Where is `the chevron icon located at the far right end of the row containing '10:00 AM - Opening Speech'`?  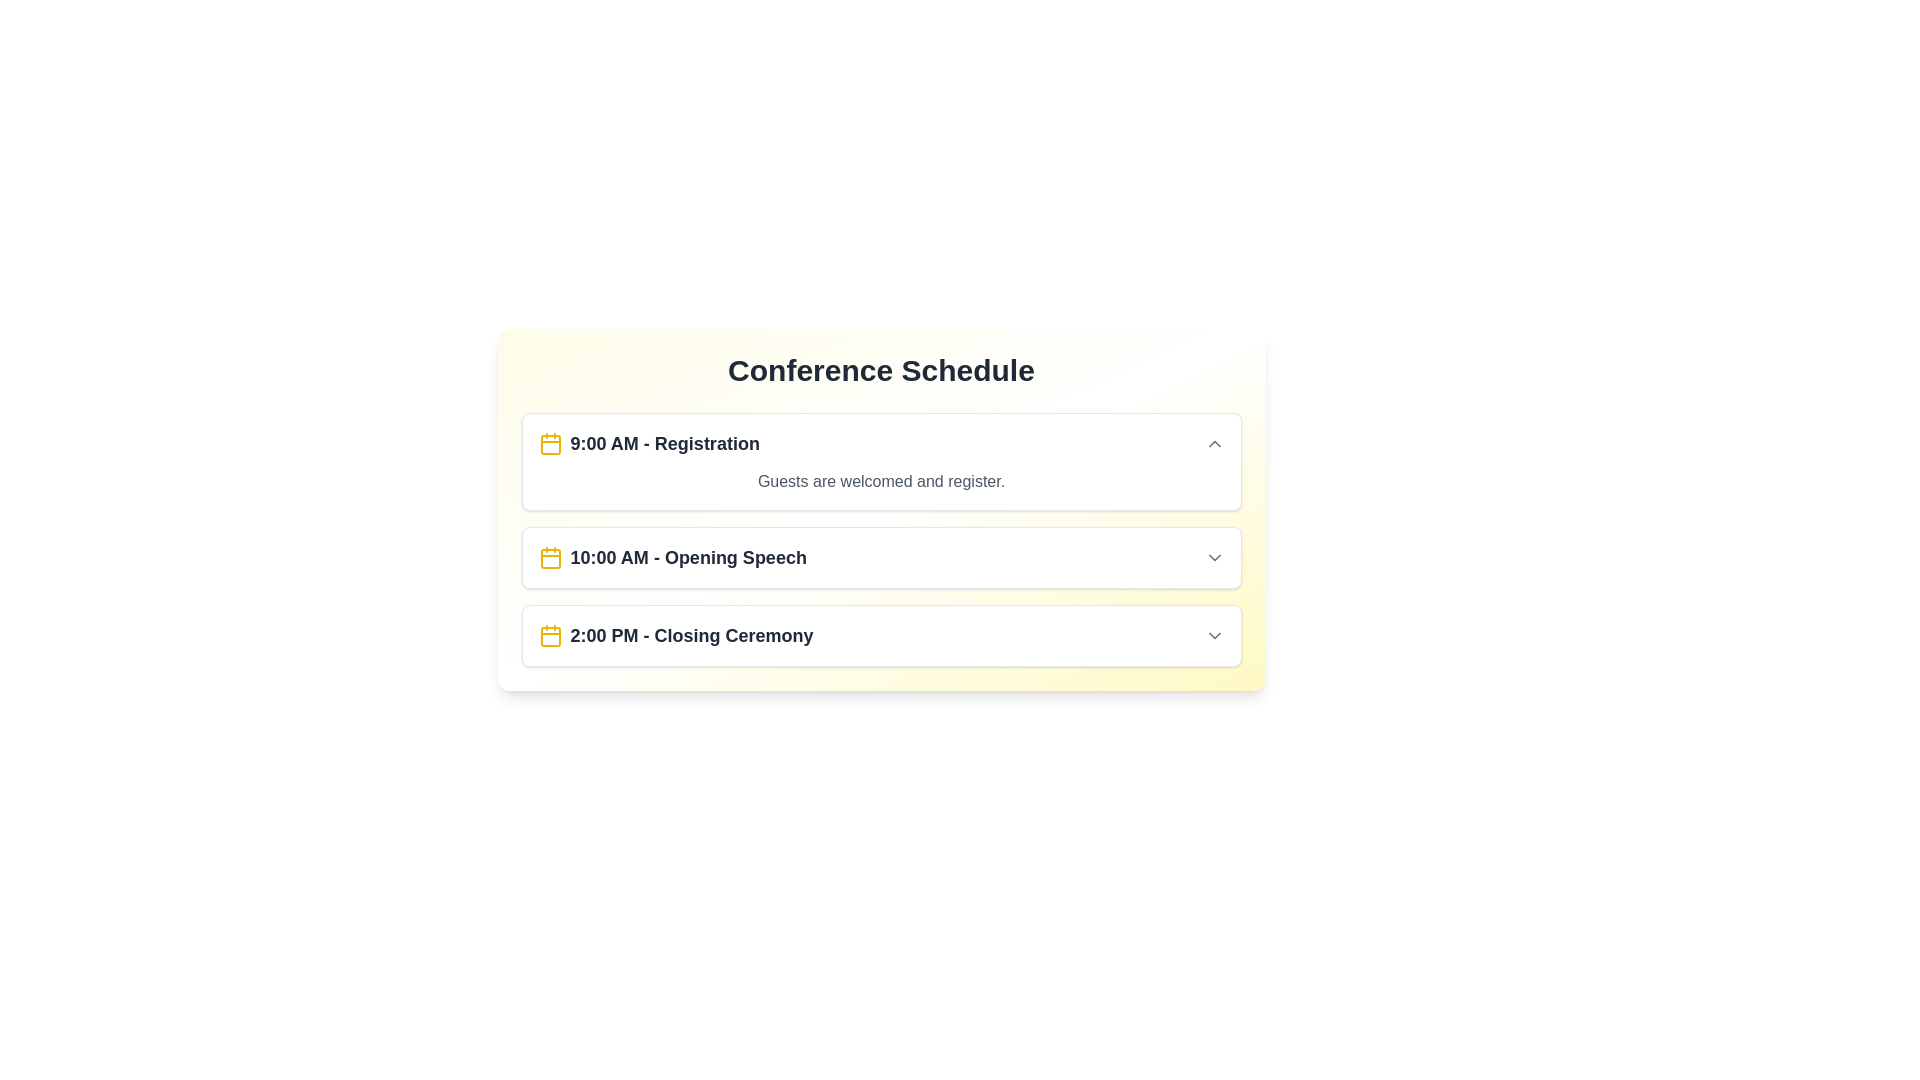
the chevron icon located at the far right end of the row containing '10:00 AM - Opening Speech' is located at coordinates (1213, 558).